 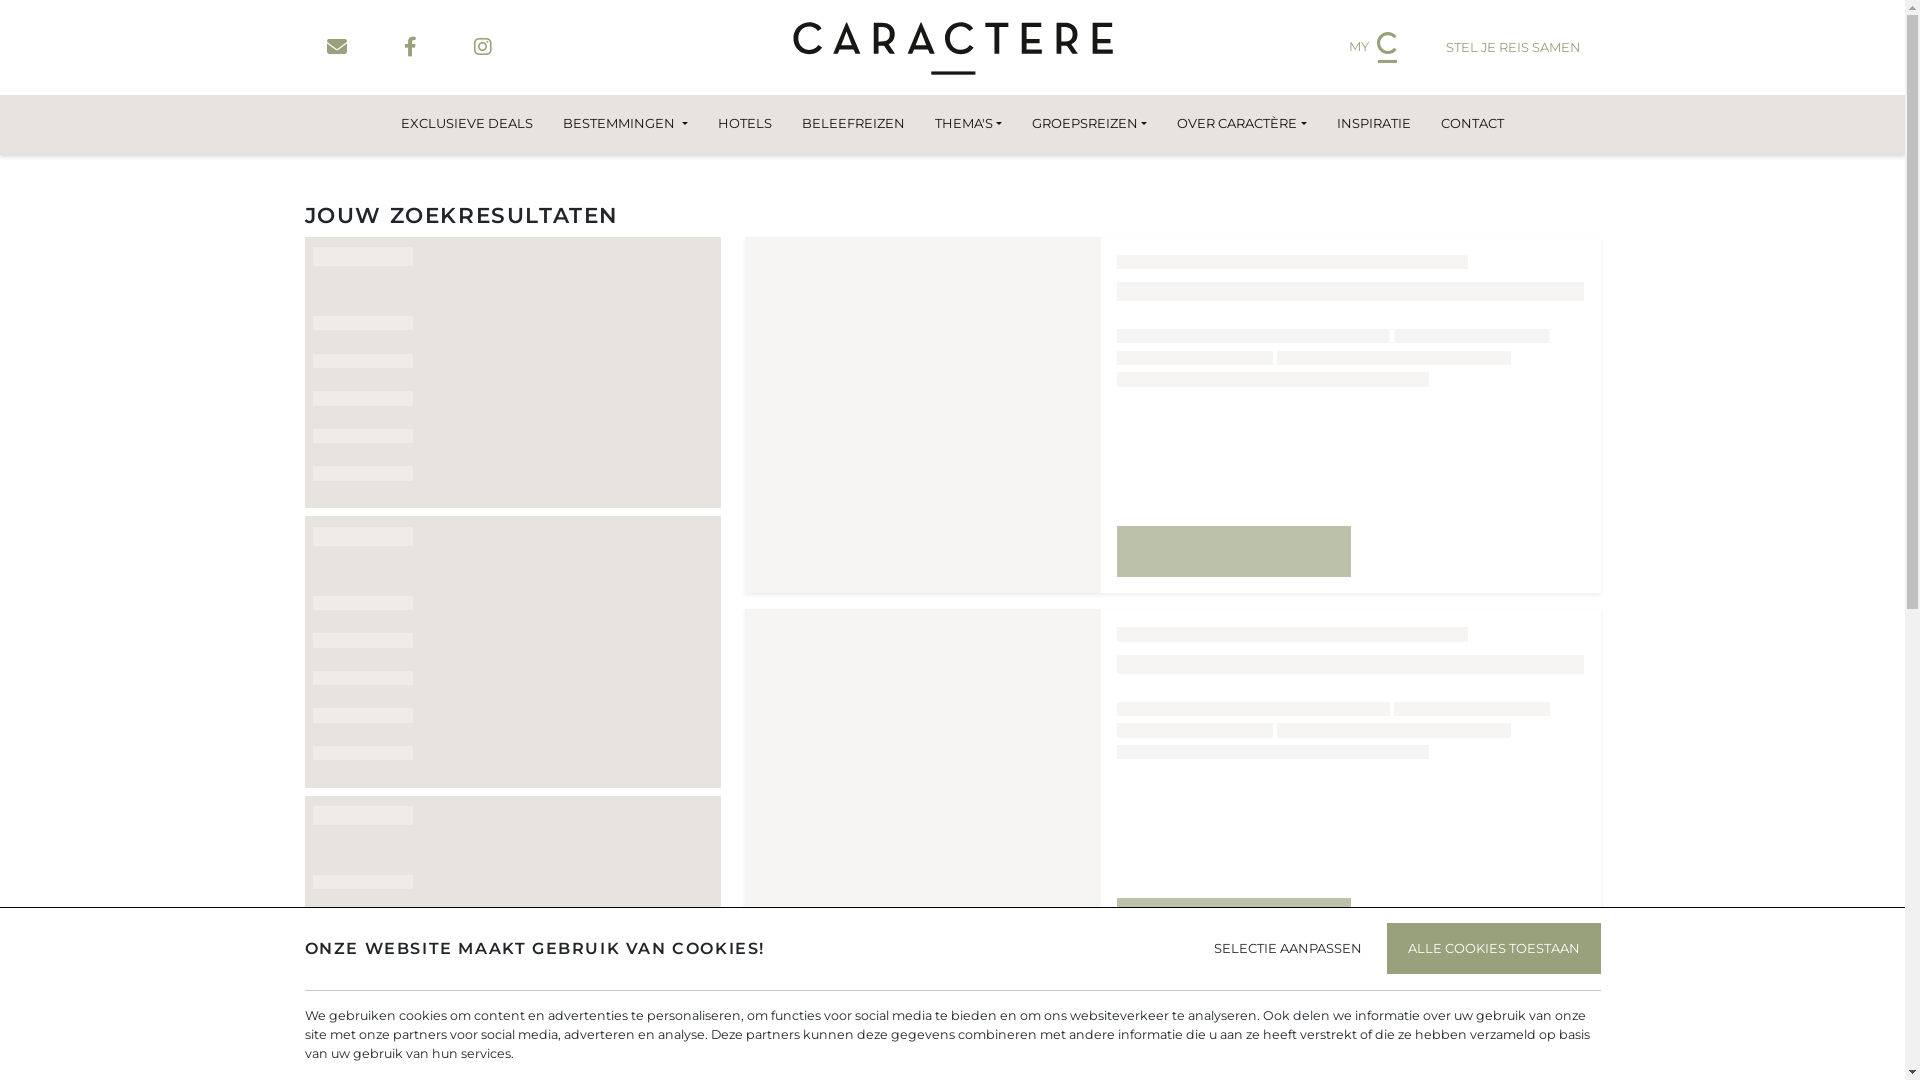 I want to click on 'CONTACT', so click(x=1424, y=123).